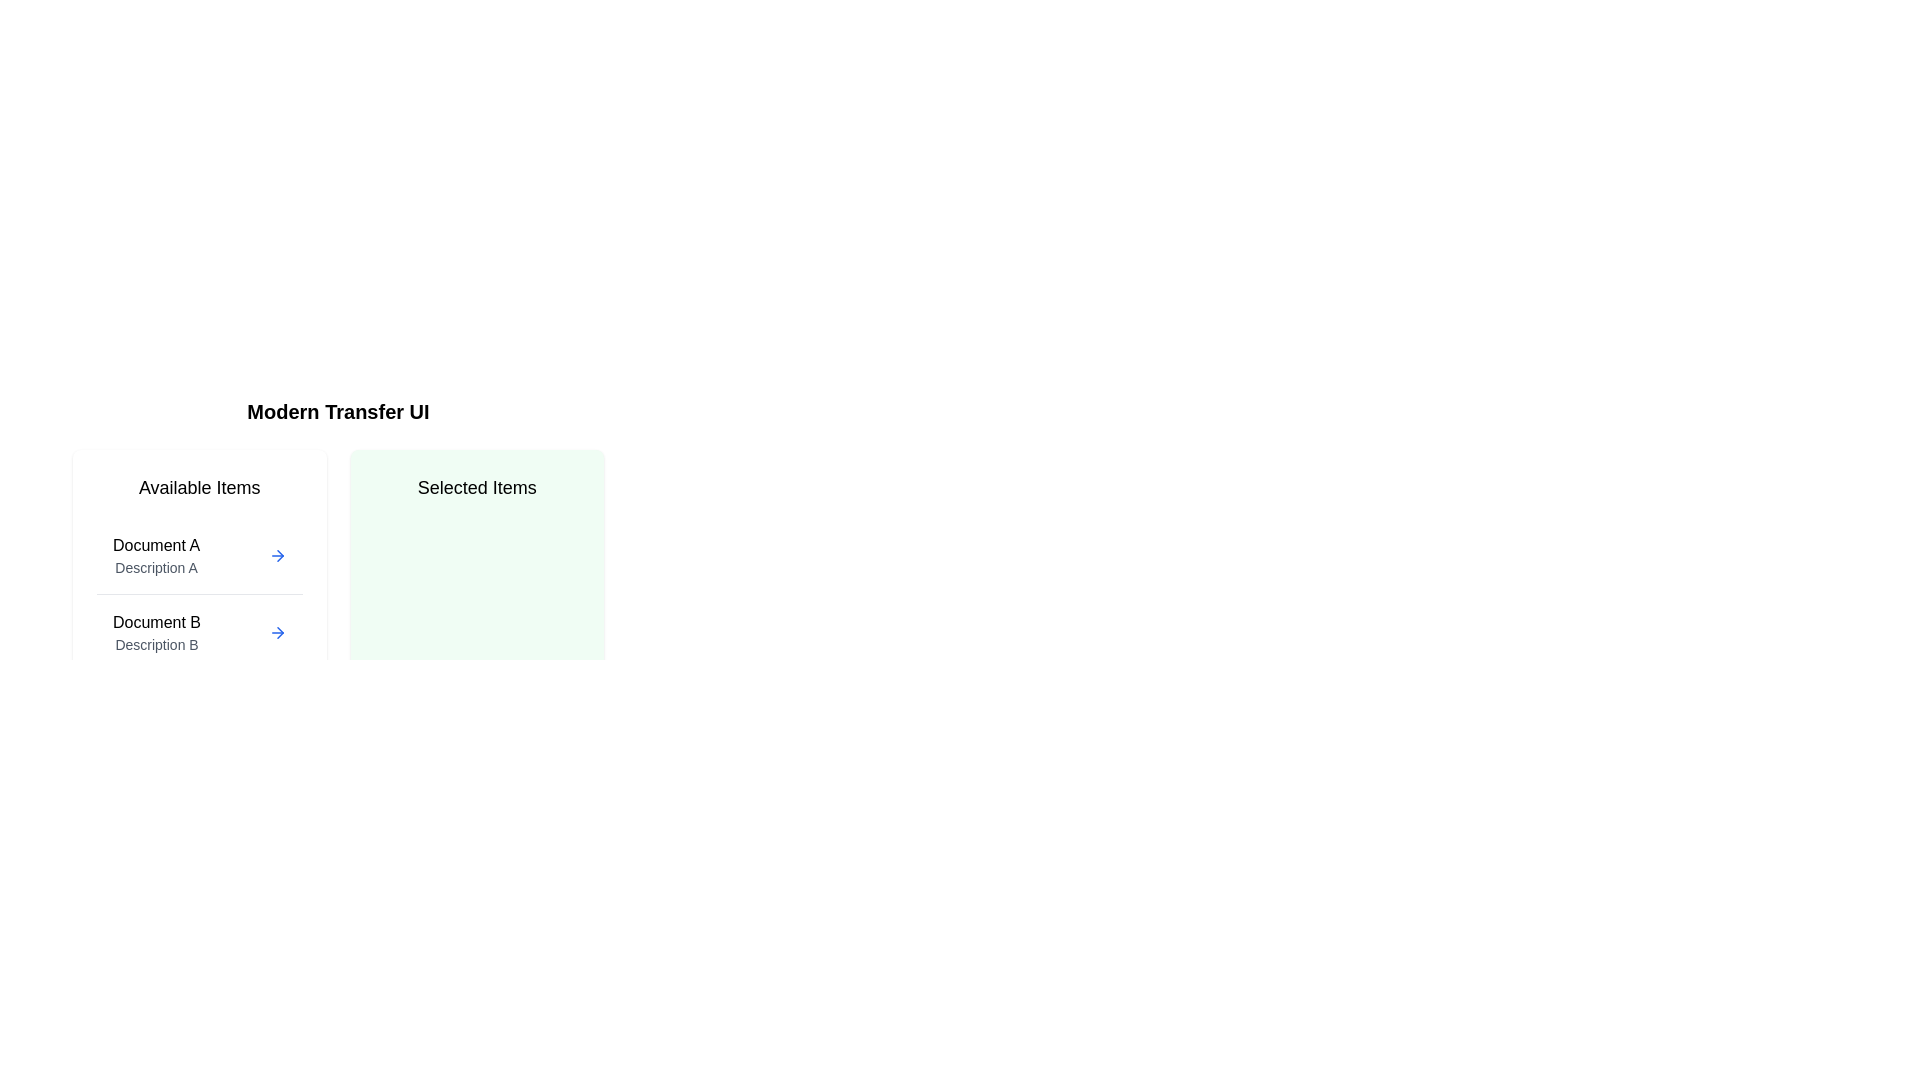 The height and width of the screenshot is (1080, 1920). Describe the element at coordinates (276, 632) in the screenshot. I see `the second arrow icon button in the 'Available Items' pane, which is aligned with 'Document B' and adjacent to 'Description B'` at that location.